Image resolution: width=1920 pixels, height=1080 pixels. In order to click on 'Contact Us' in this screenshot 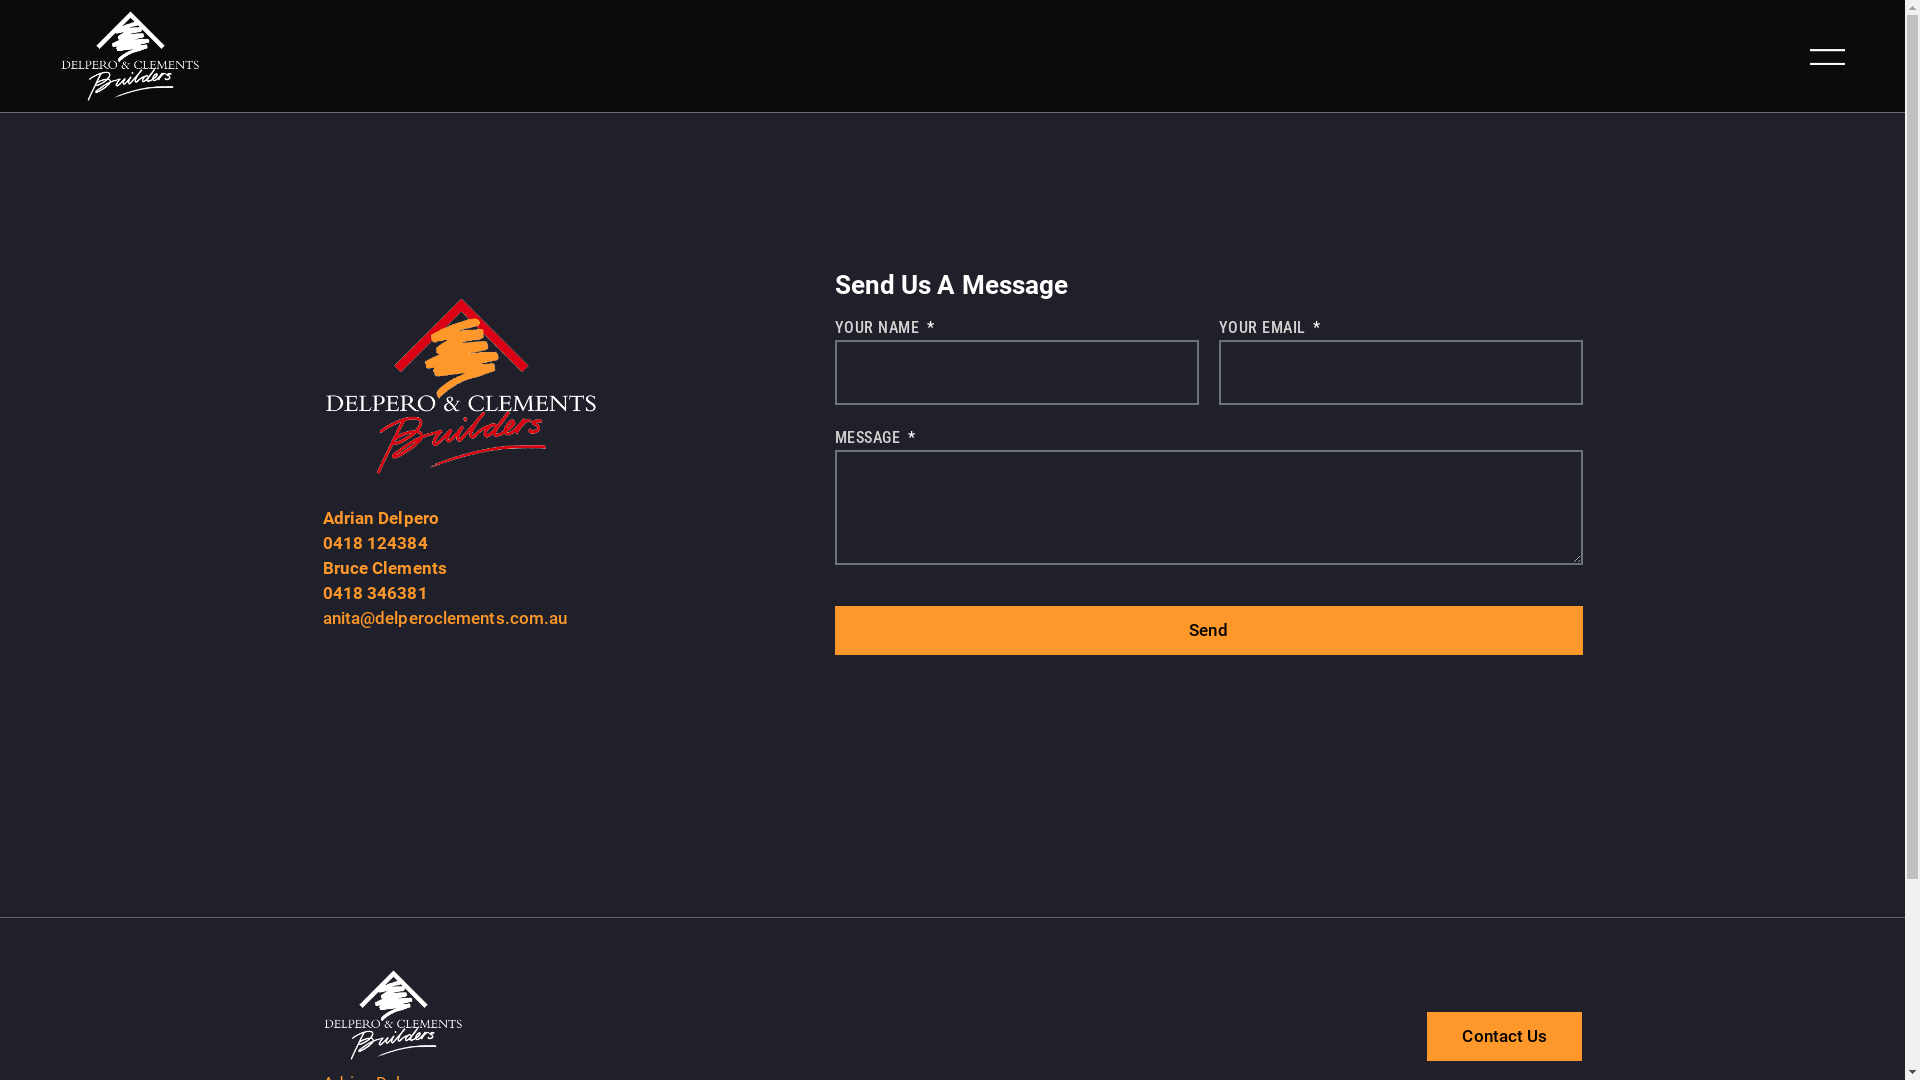, I will do `click(1504, 1035)`.